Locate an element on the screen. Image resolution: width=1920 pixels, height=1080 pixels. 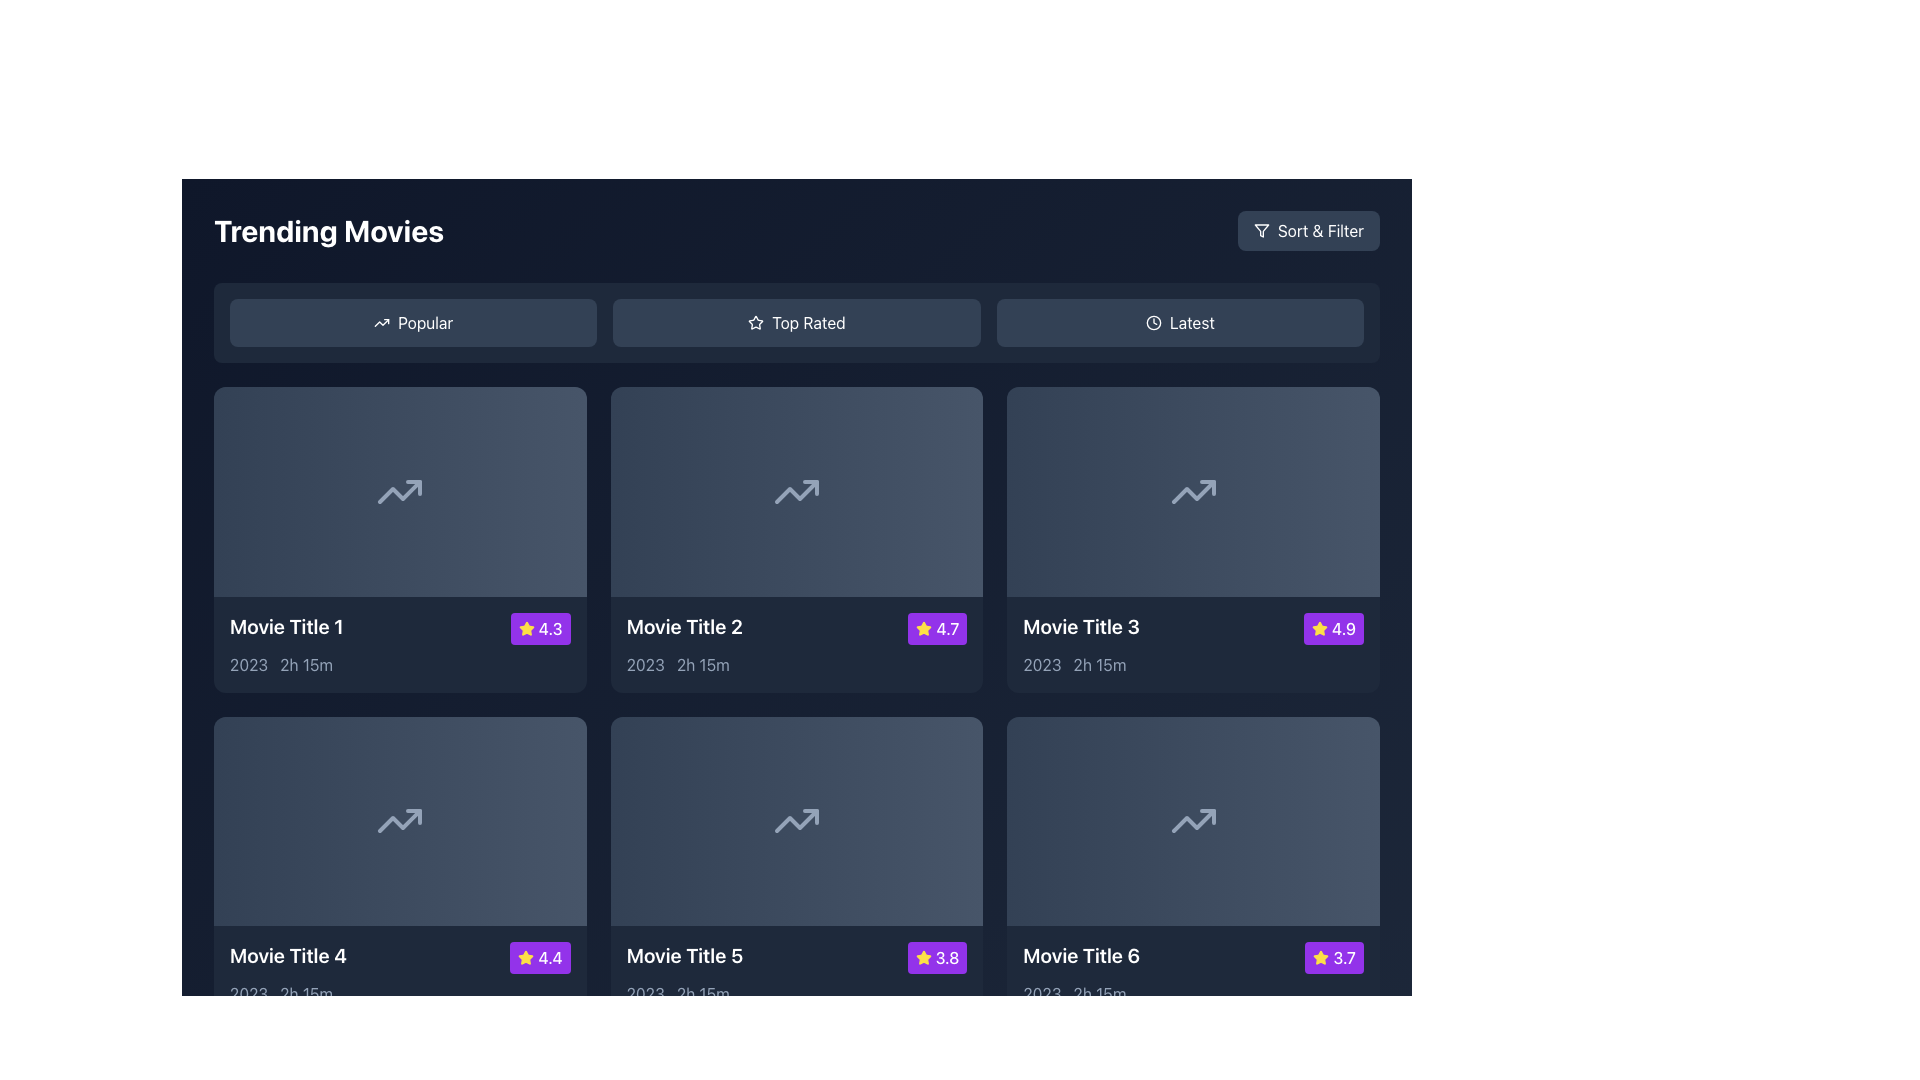
the star-shaped icon located in the top section of the interface, near the 'Top Rated' button area is located at coordinates (755, 321).